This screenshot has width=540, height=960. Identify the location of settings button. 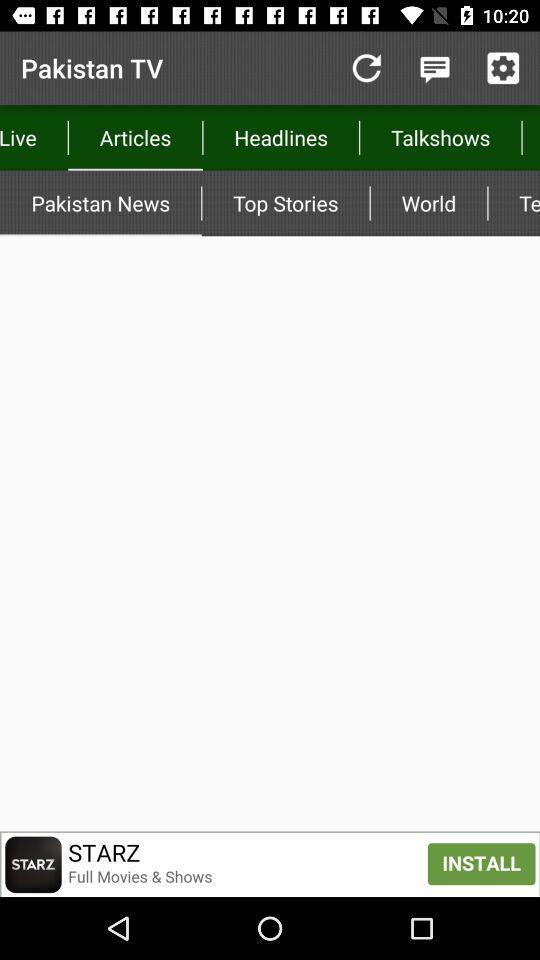
(502, 68).